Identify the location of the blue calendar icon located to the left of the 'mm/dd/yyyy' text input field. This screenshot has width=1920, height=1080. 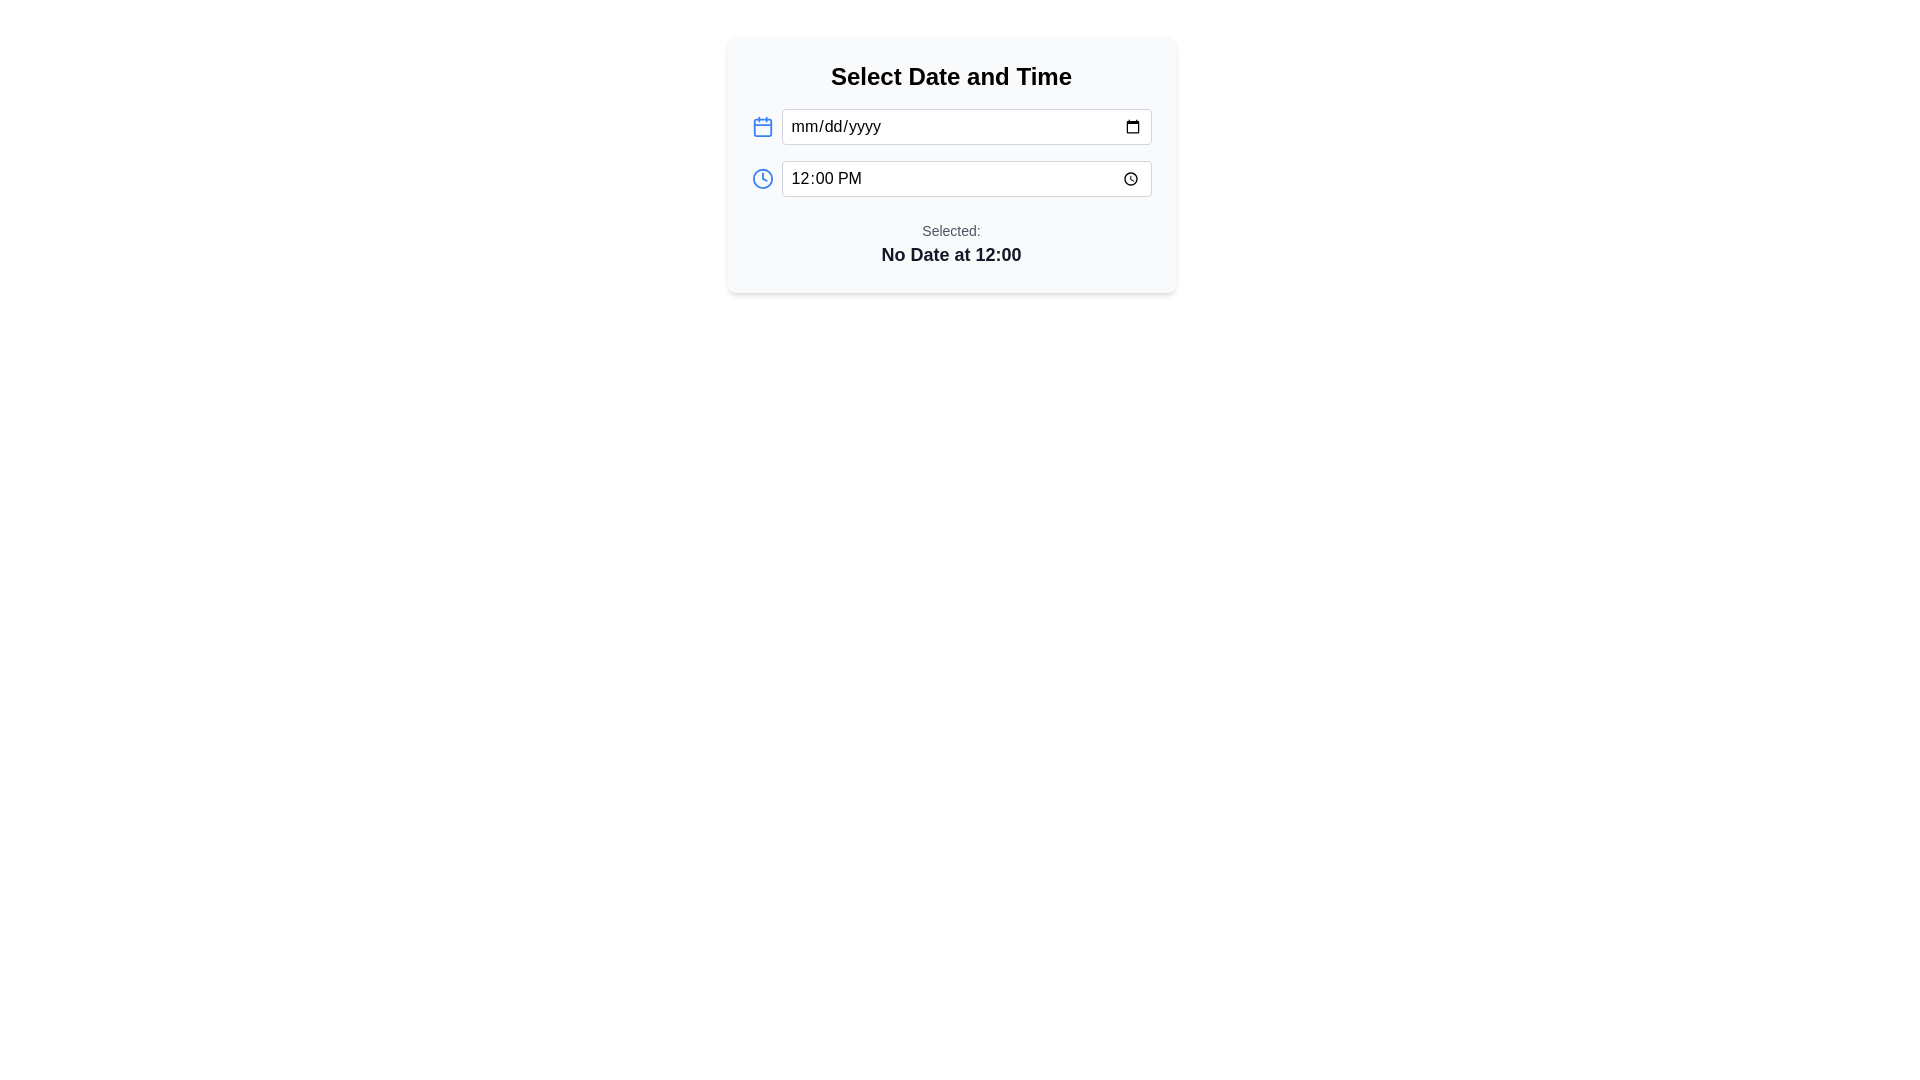
(761, 127).